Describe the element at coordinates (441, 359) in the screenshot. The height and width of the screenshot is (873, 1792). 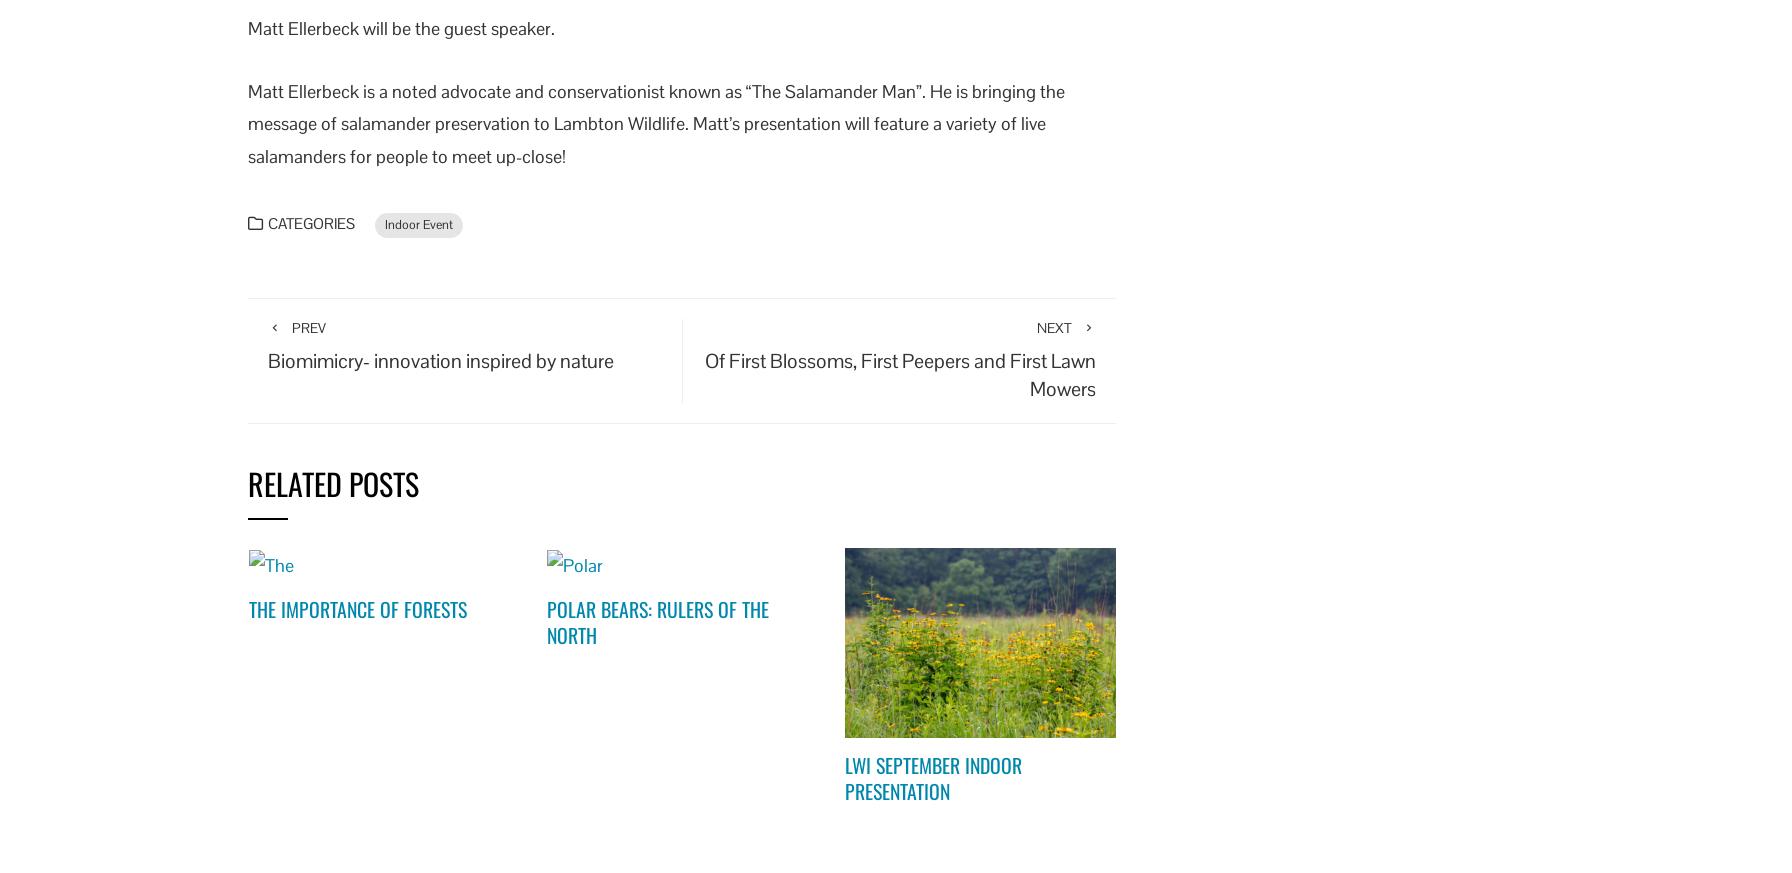
I see `'Biomimicry- innovation inspired by nature'` at that location.